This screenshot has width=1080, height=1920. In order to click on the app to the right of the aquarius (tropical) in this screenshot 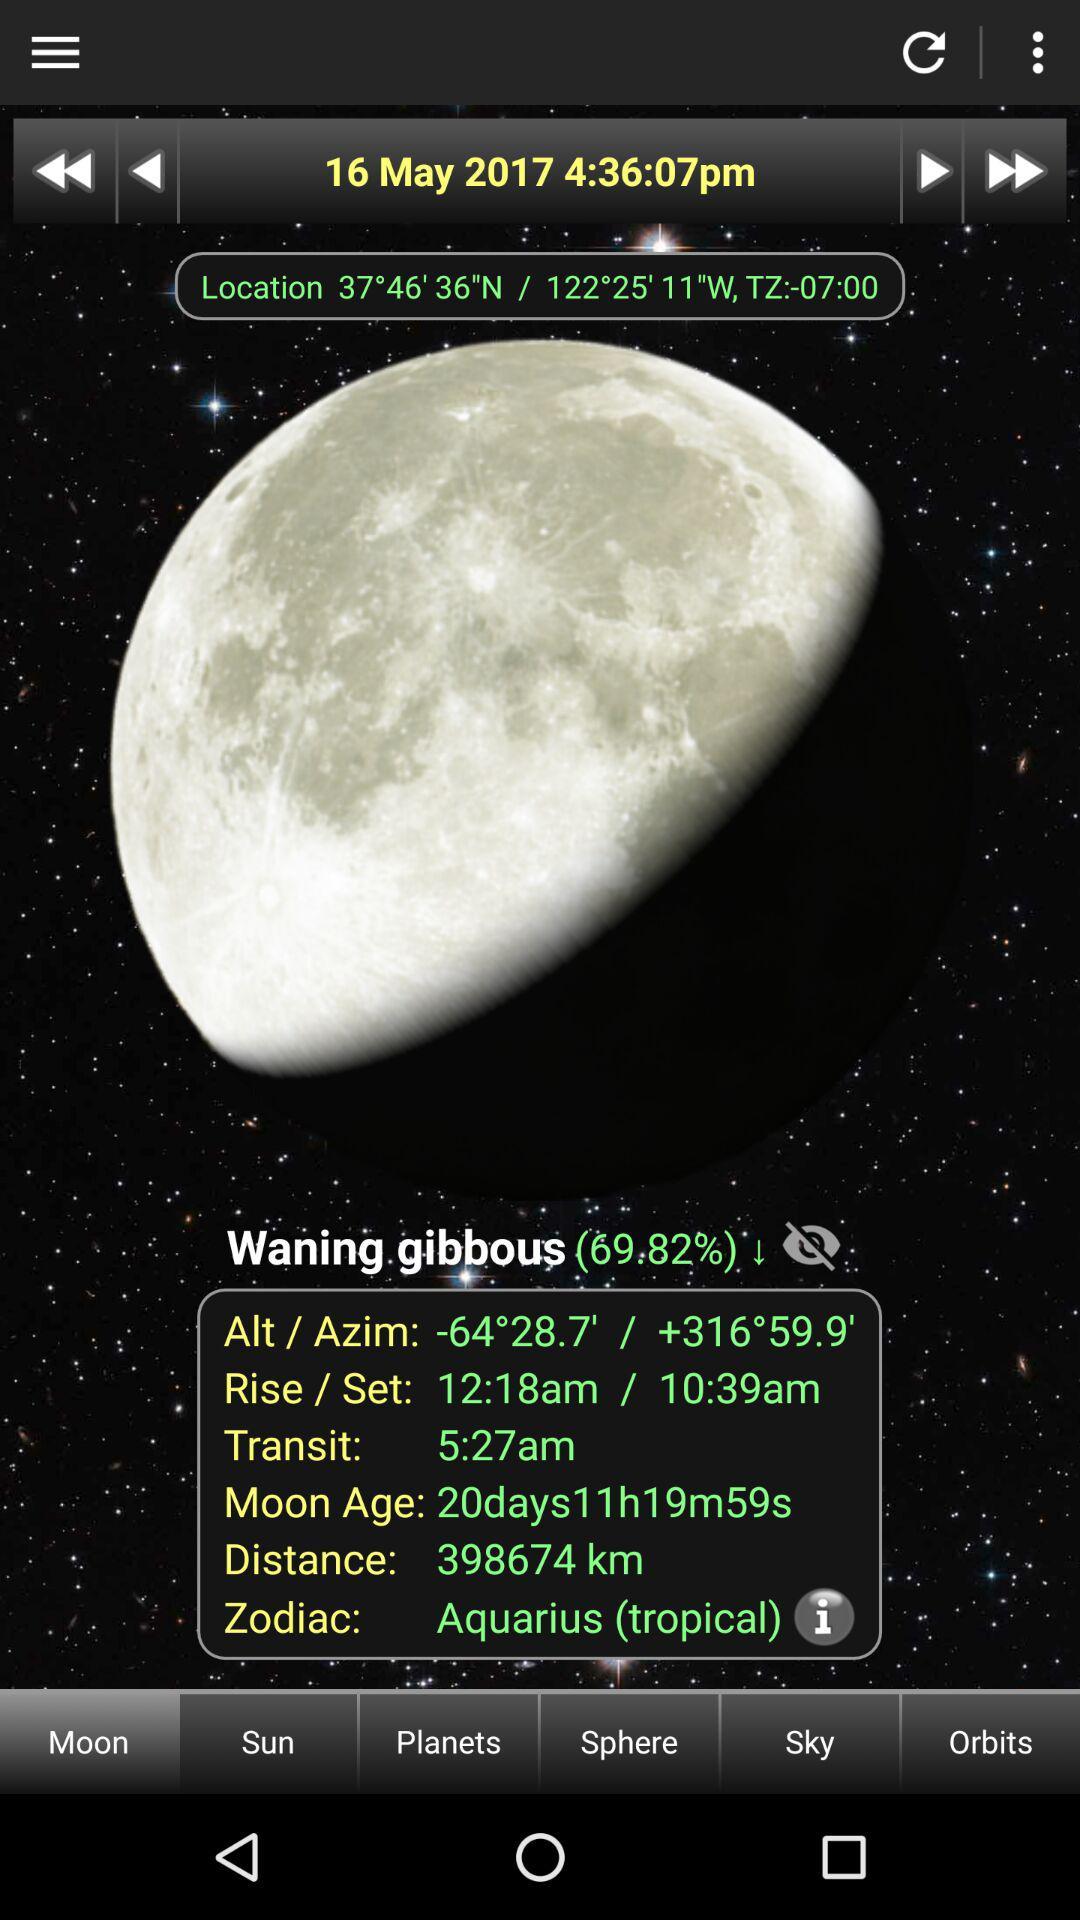, I will do `click(824, 1616)`.